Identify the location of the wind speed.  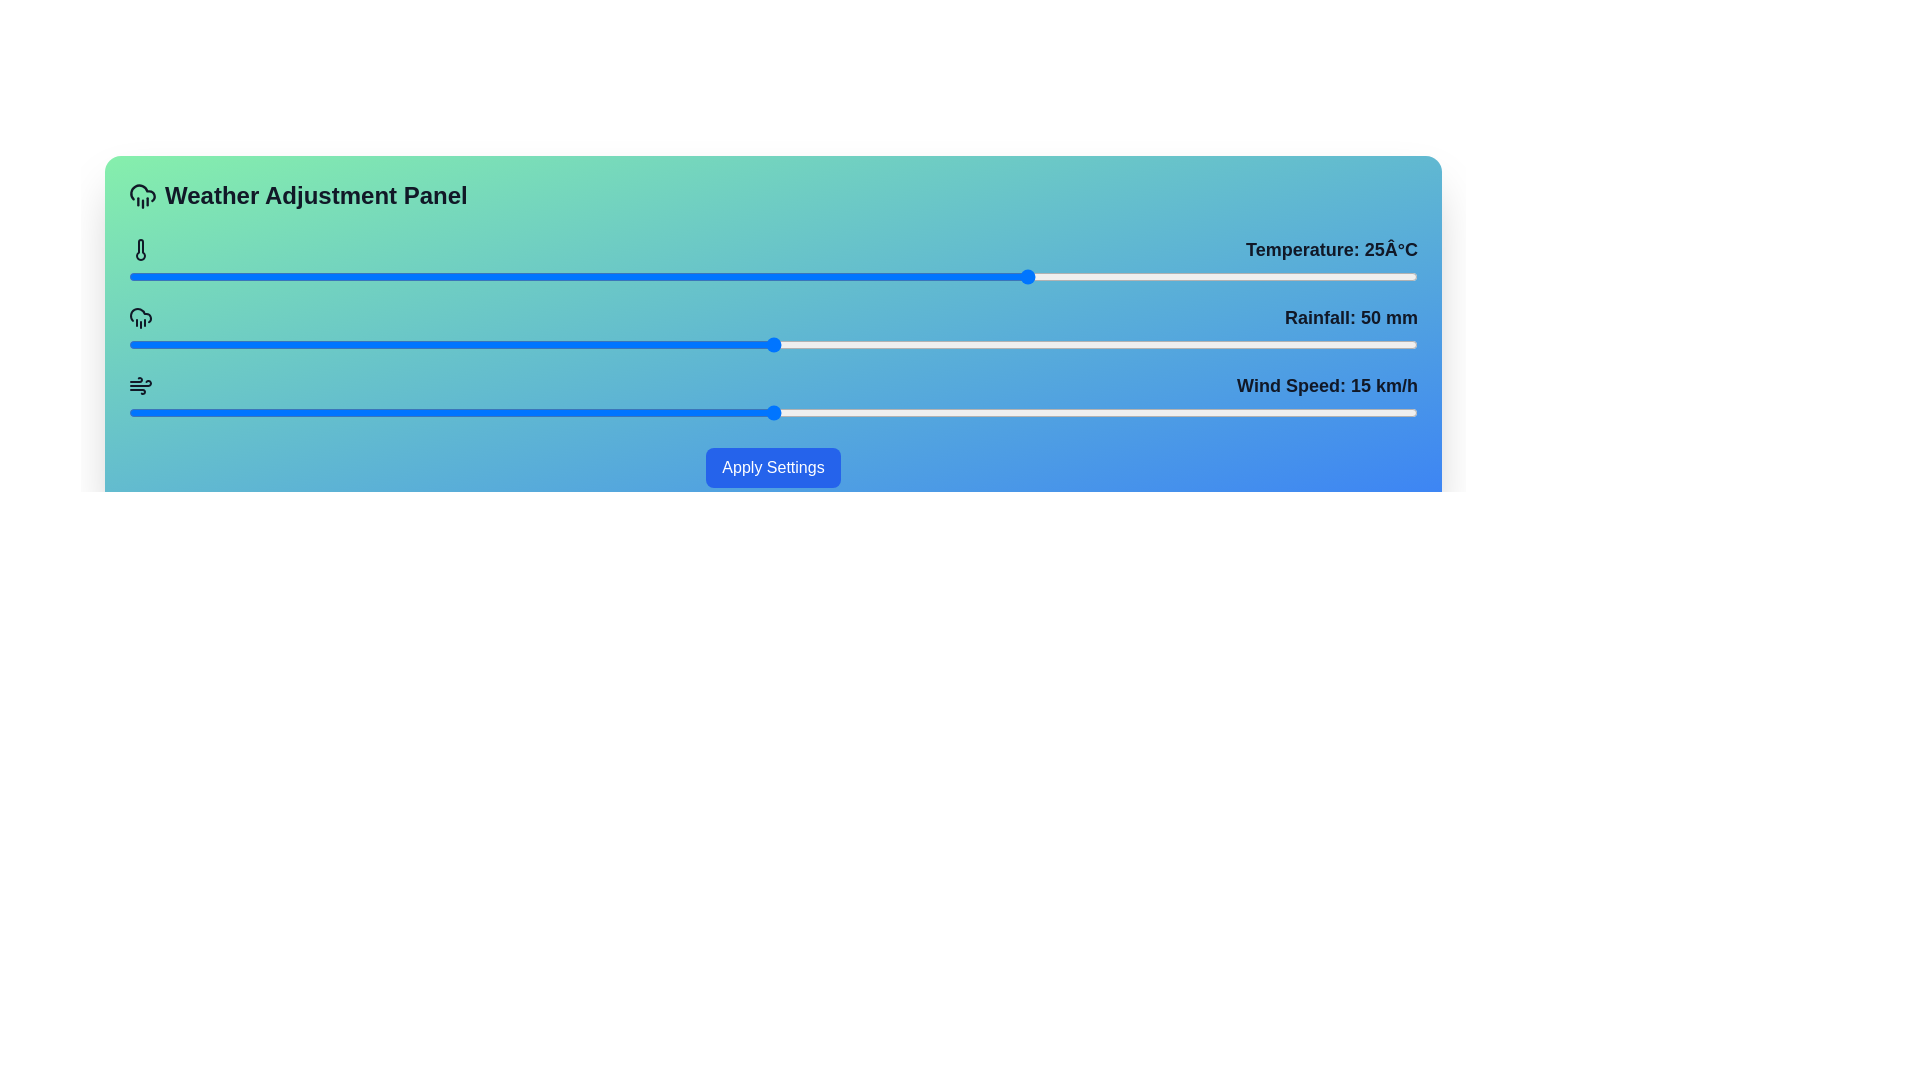
(988, 411).